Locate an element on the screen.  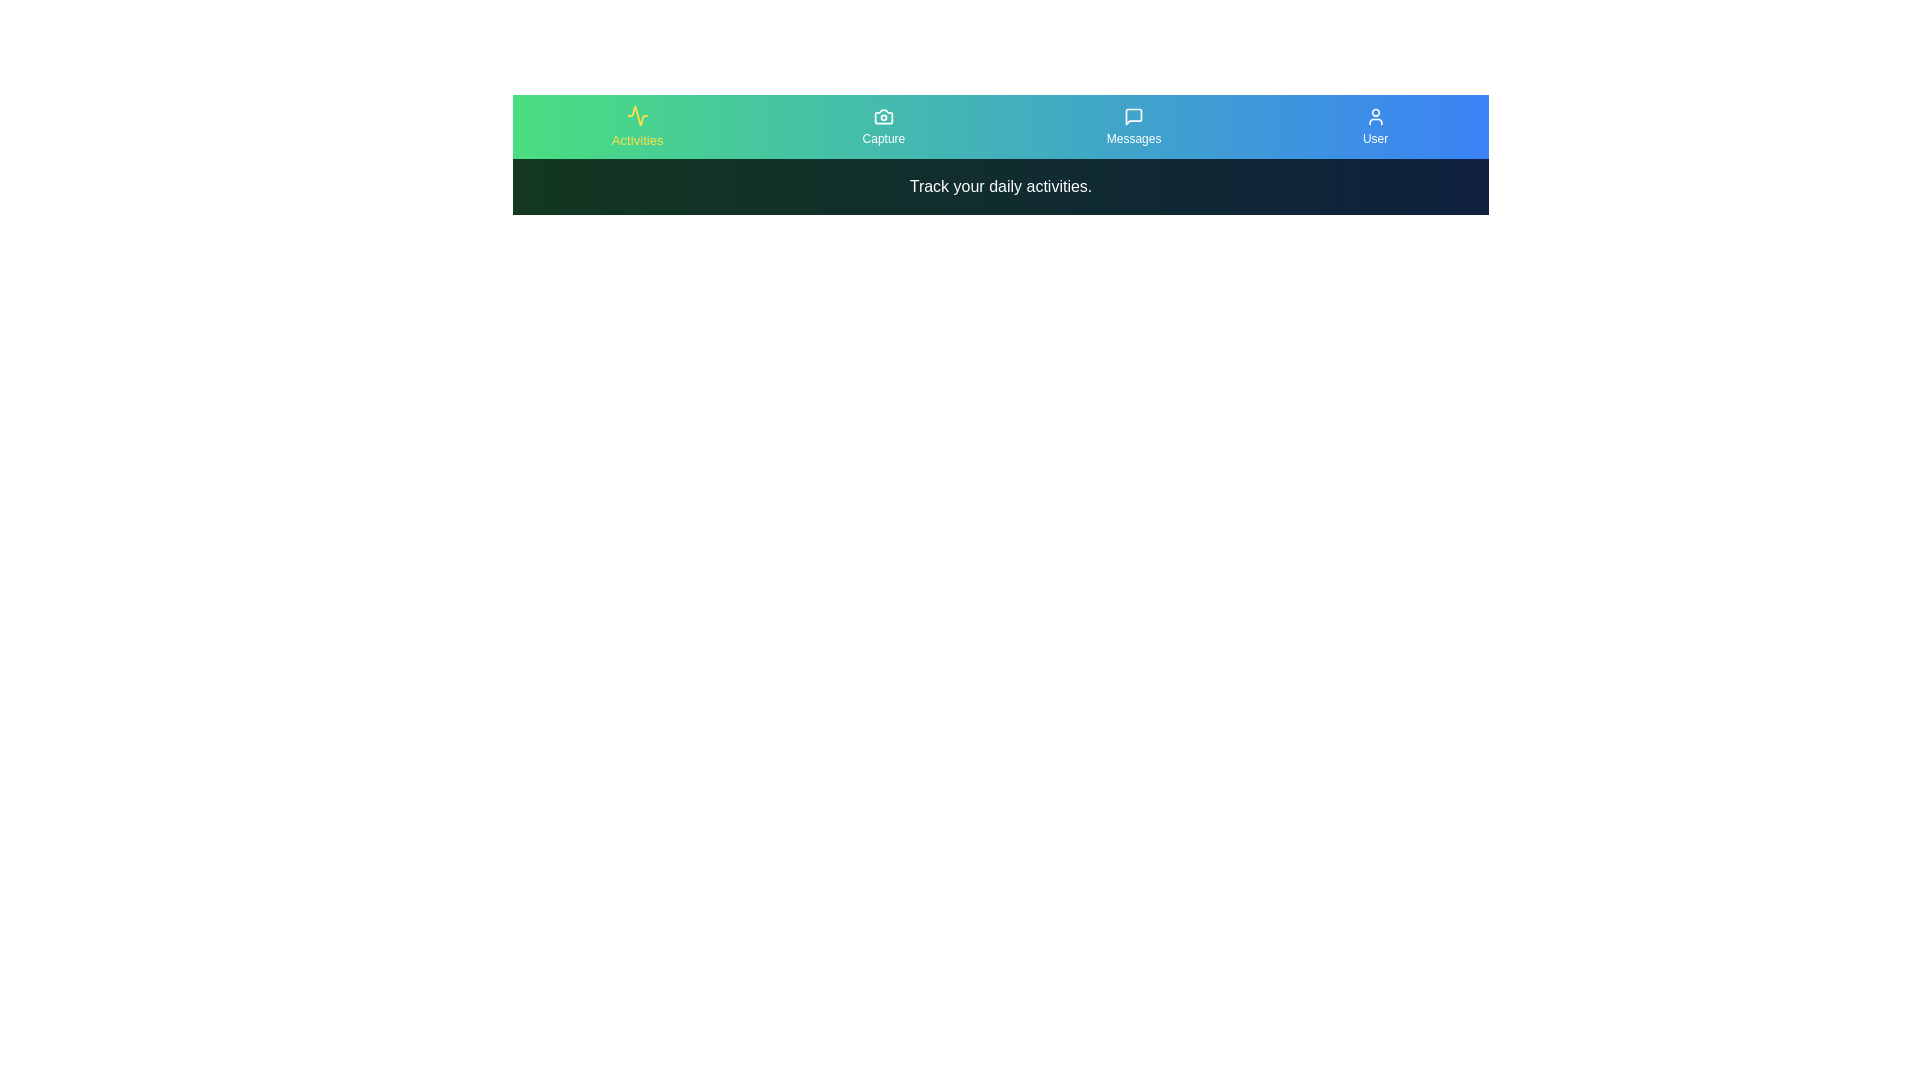
the Capture tab to view its content is located at coordinates (882, 127).